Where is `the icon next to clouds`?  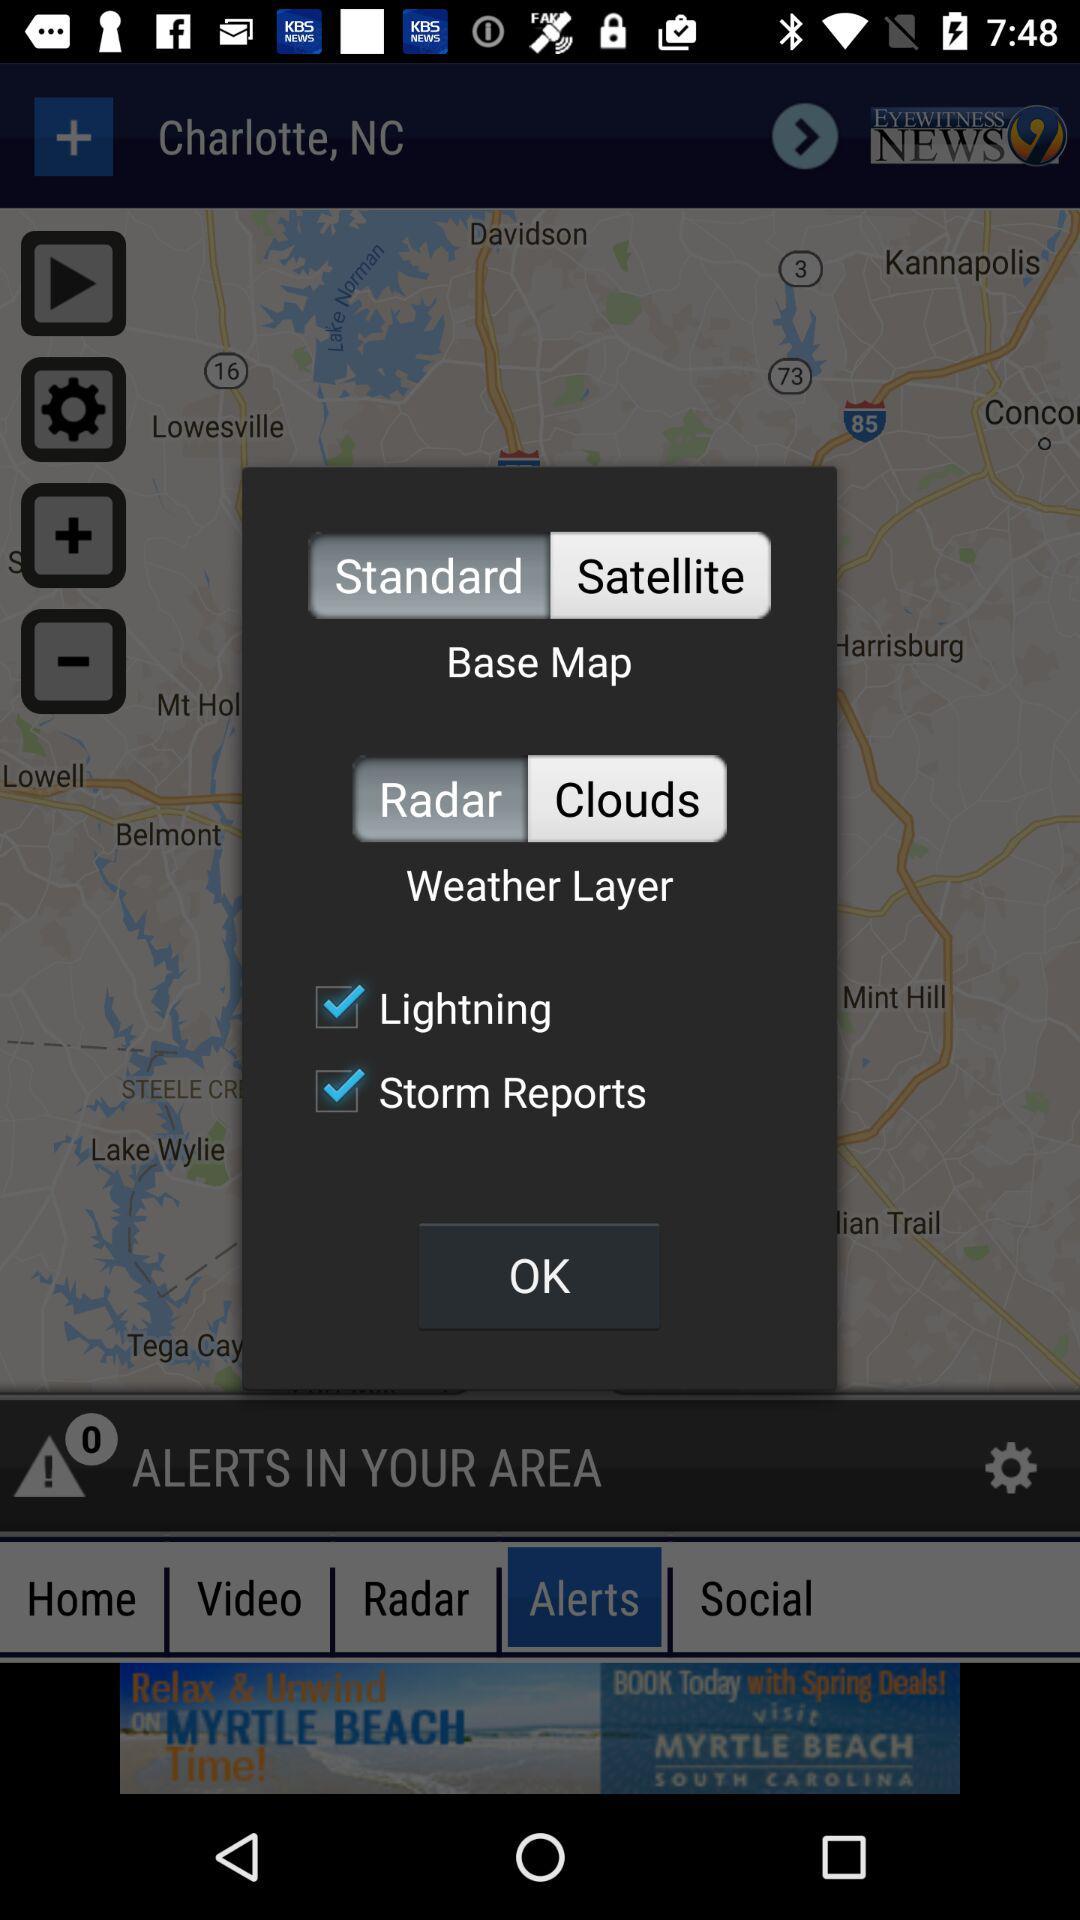 the icon next to clouds is located at coordinates (439, 797).